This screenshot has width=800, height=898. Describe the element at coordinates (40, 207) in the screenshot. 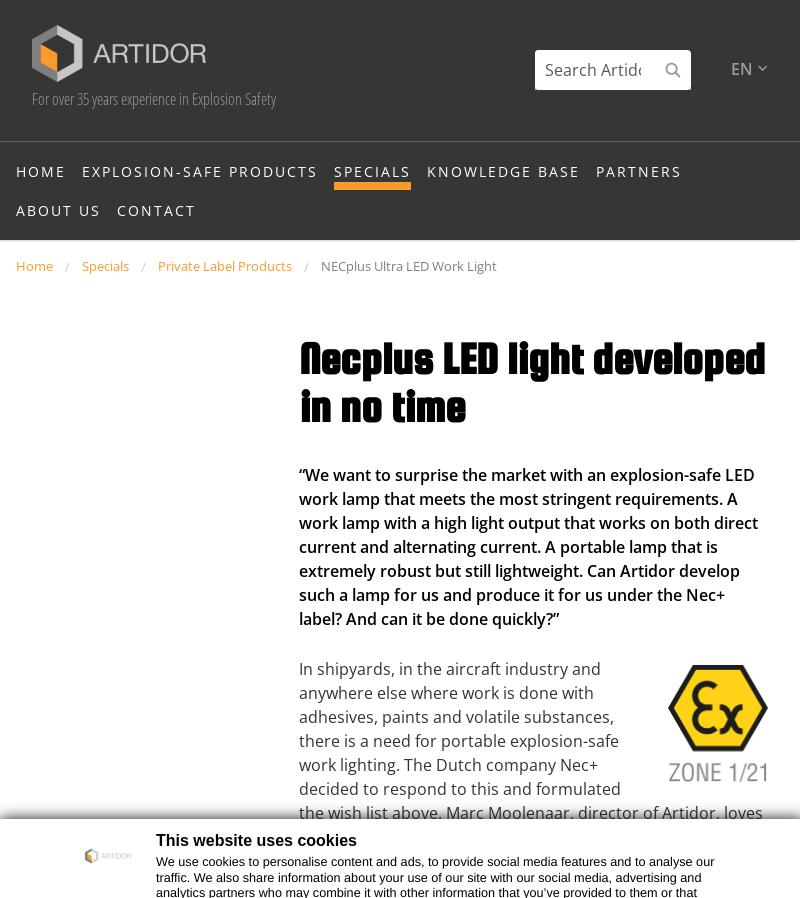

I see `'Home'` at that location.